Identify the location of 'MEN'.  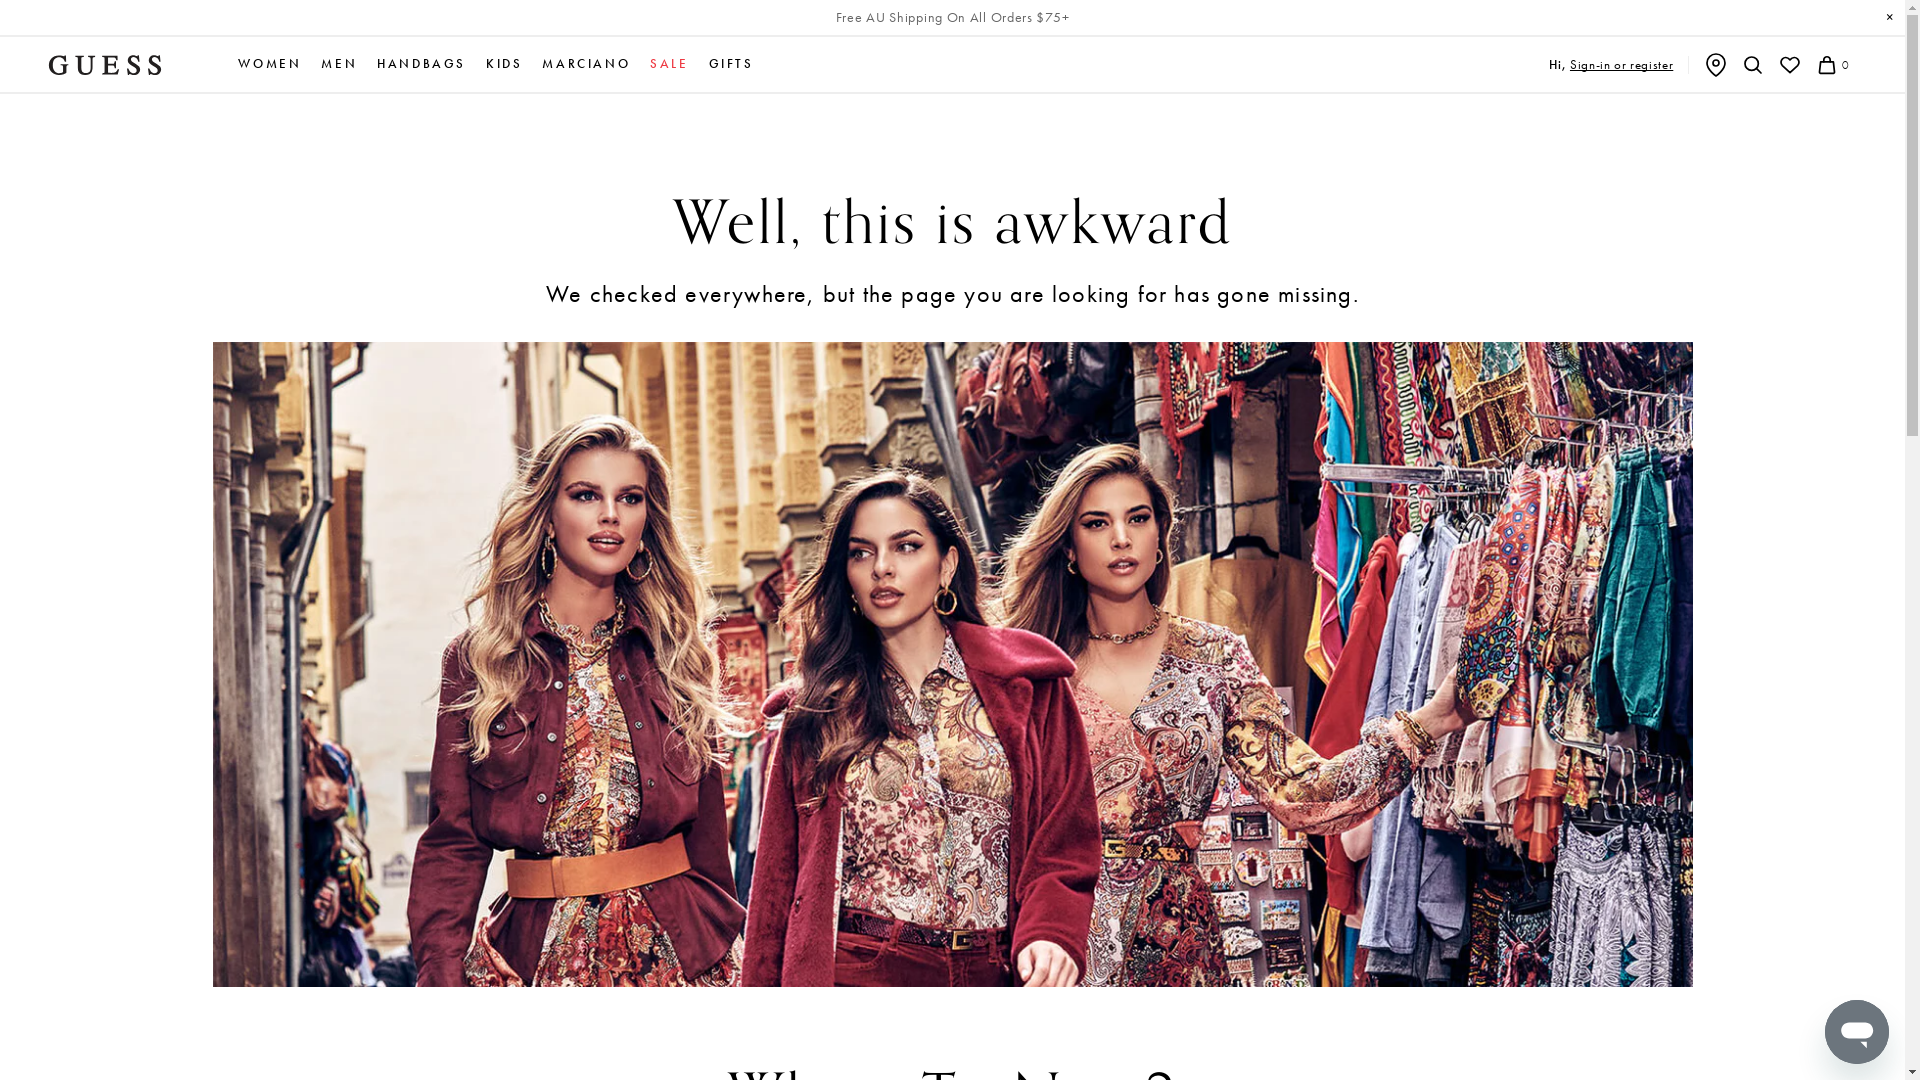
(339, 63).